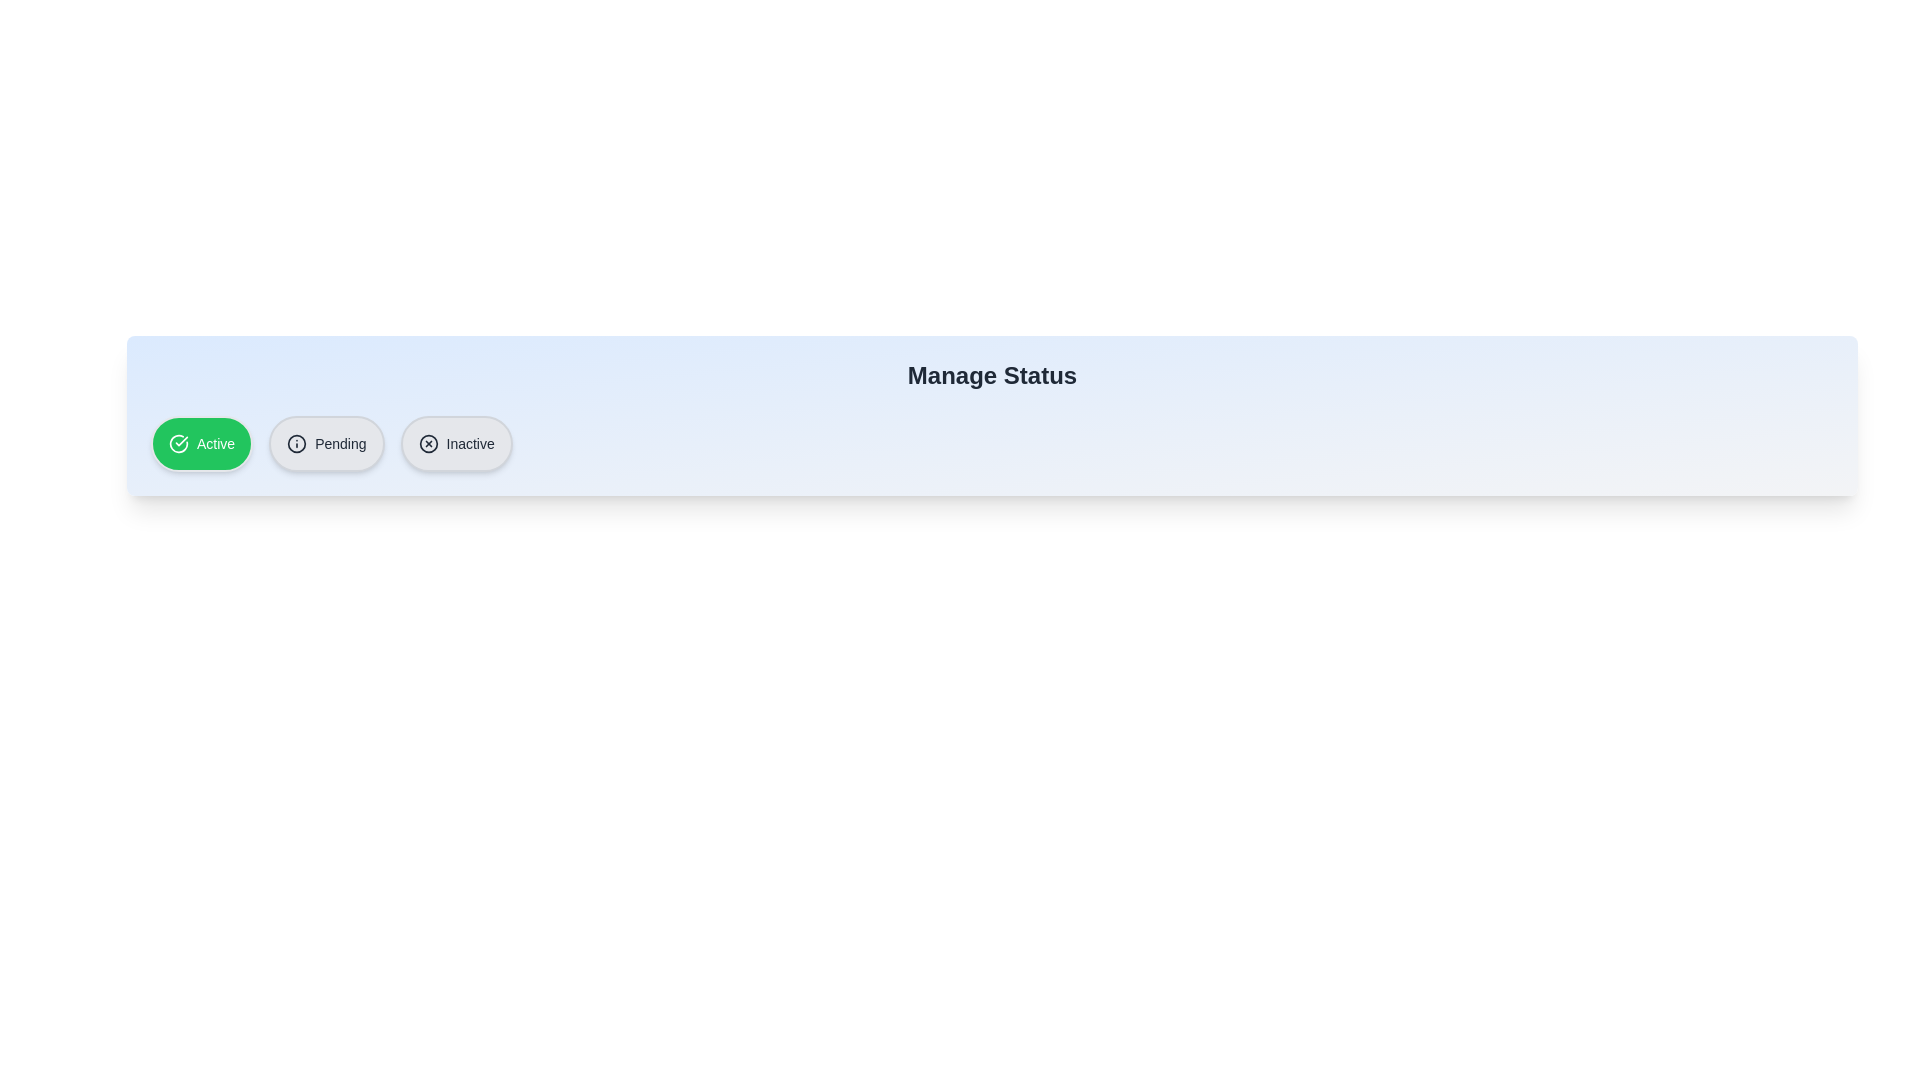  Describe the element at coordinates (201, 442) in the screenshot. I see `the status chip labeled 'Active' to observe its animation or style change` at that location.